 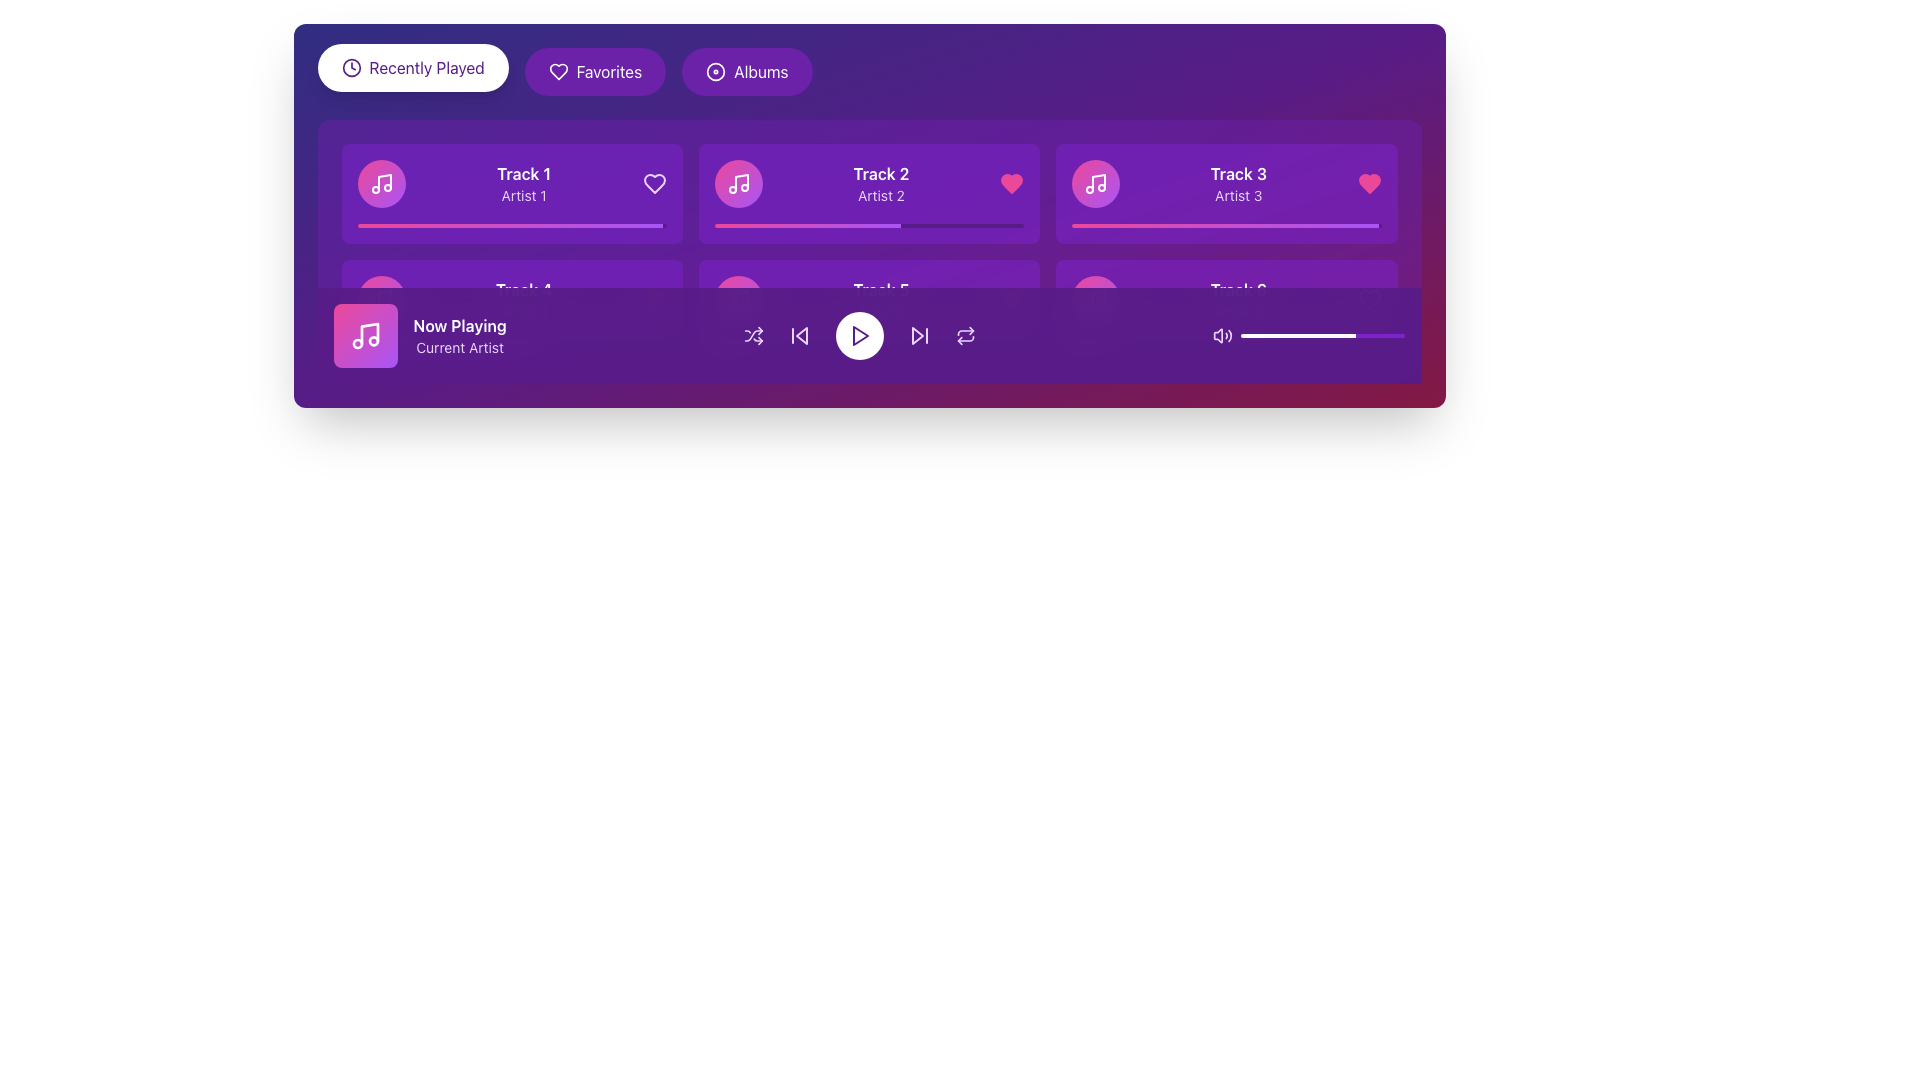 I want to click on the 'Now Playing' text display element, which includes the labels 'Now Playing' in bold white and 'Current Artist' in a smaller purple font, located in the bottom left quadrant of the playback controls area, so click(x=459, y=334).